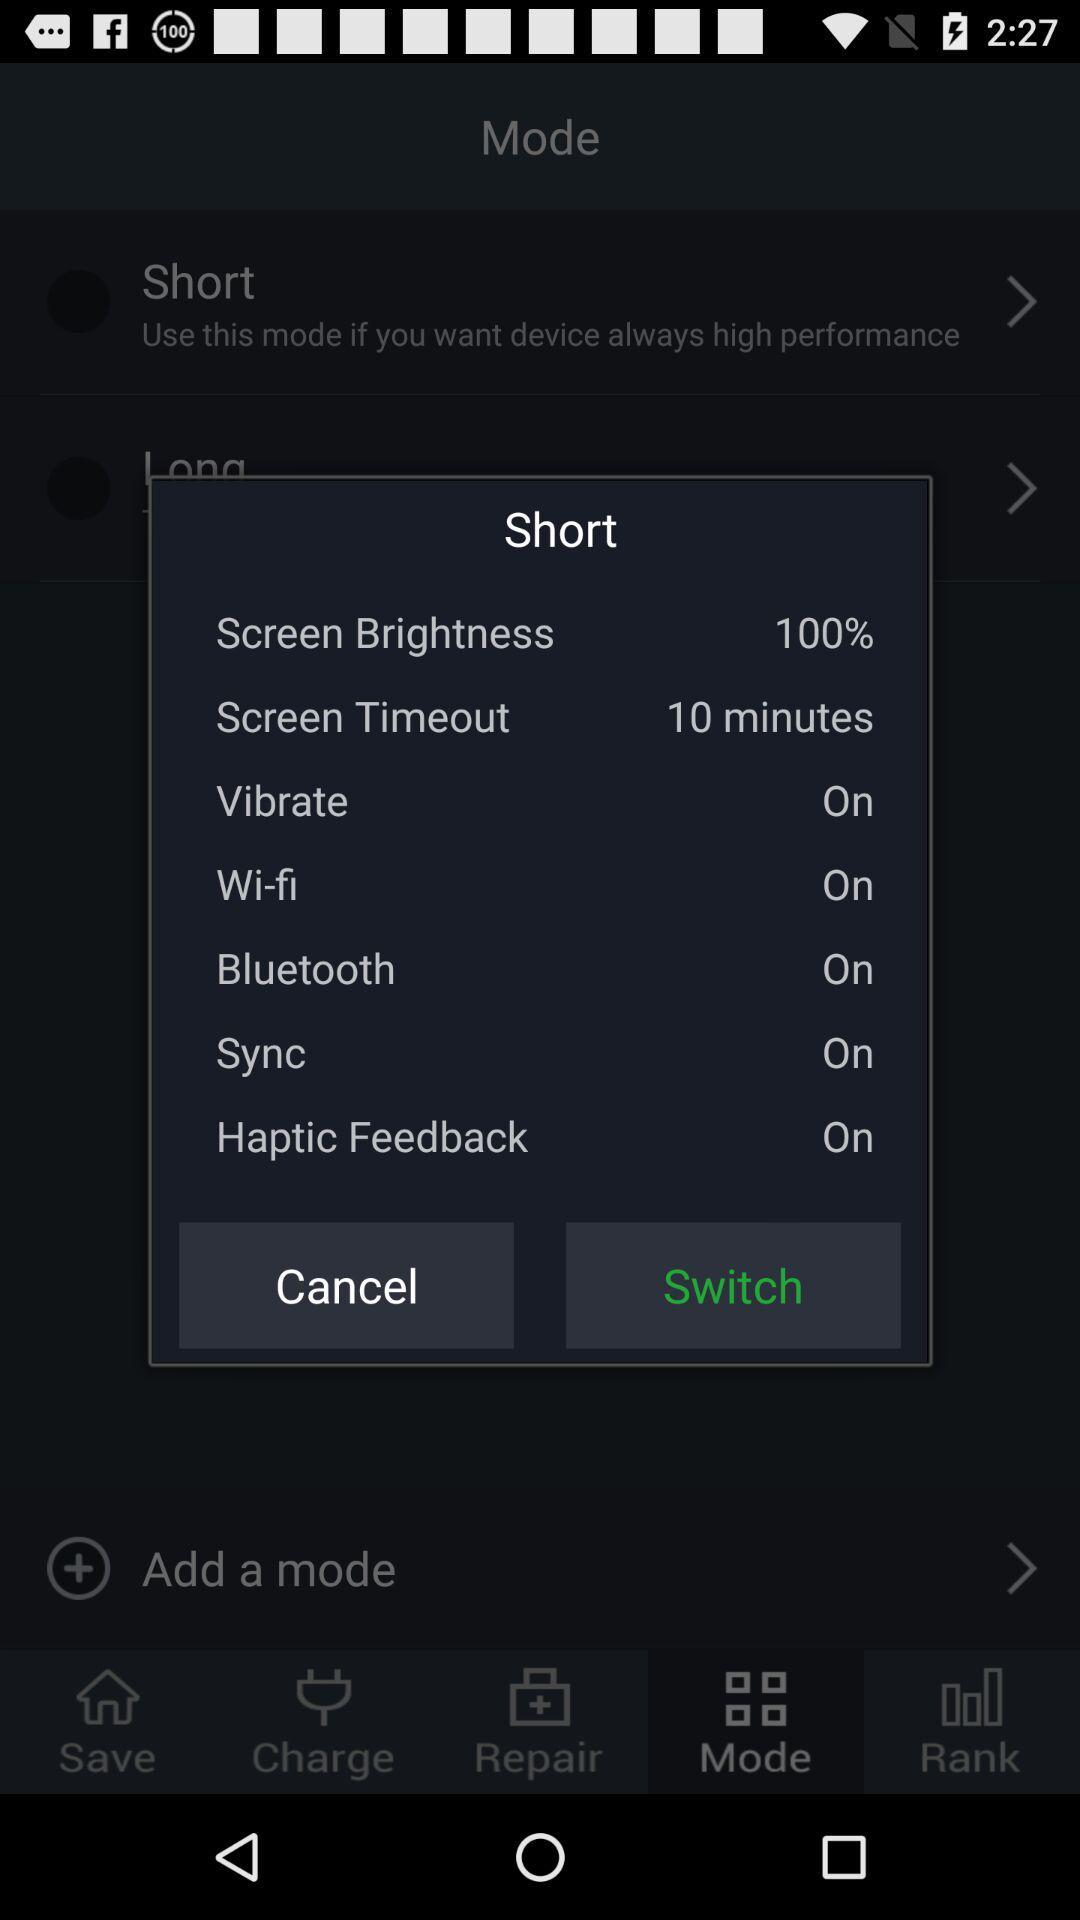 Image resolution: width=1080 pixels, height=1920 pixels. Describe the element at coordinates (733, 1285) in the screenshot. I see `the button at the bottom right corner` at that location.